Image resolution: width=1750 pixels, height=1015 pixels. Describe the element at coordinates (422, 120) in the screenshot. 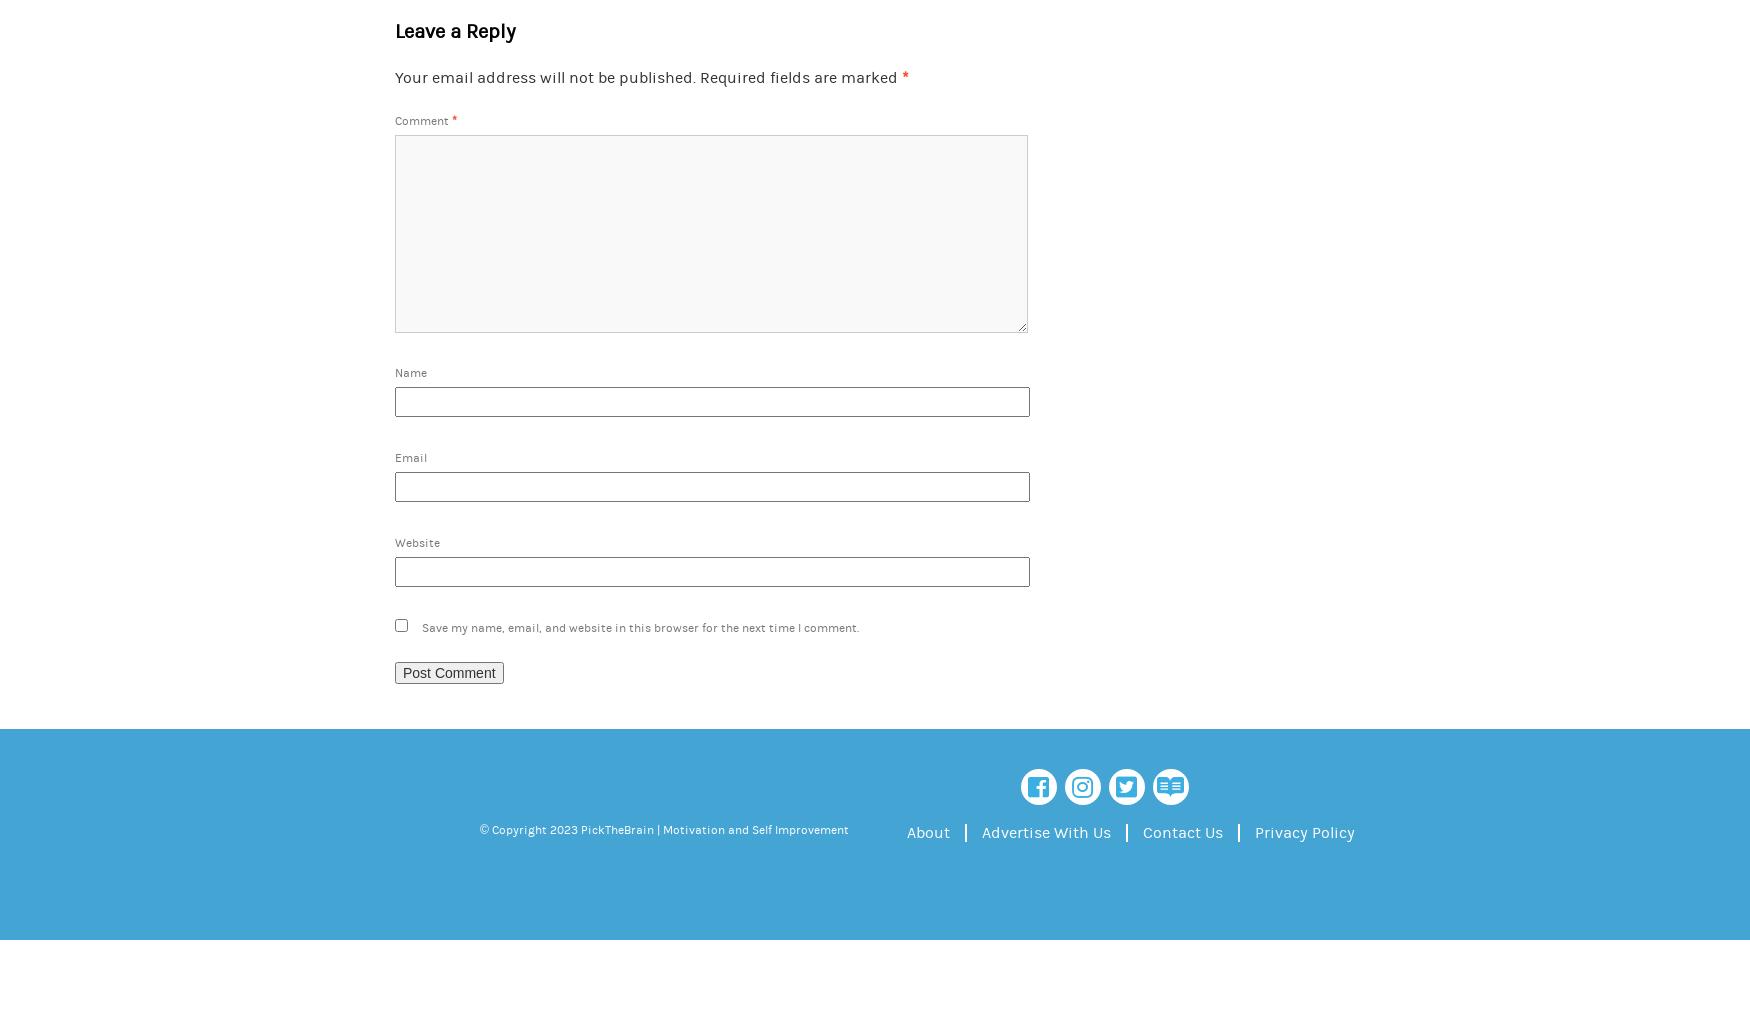

I see `'Comment'` at that location.